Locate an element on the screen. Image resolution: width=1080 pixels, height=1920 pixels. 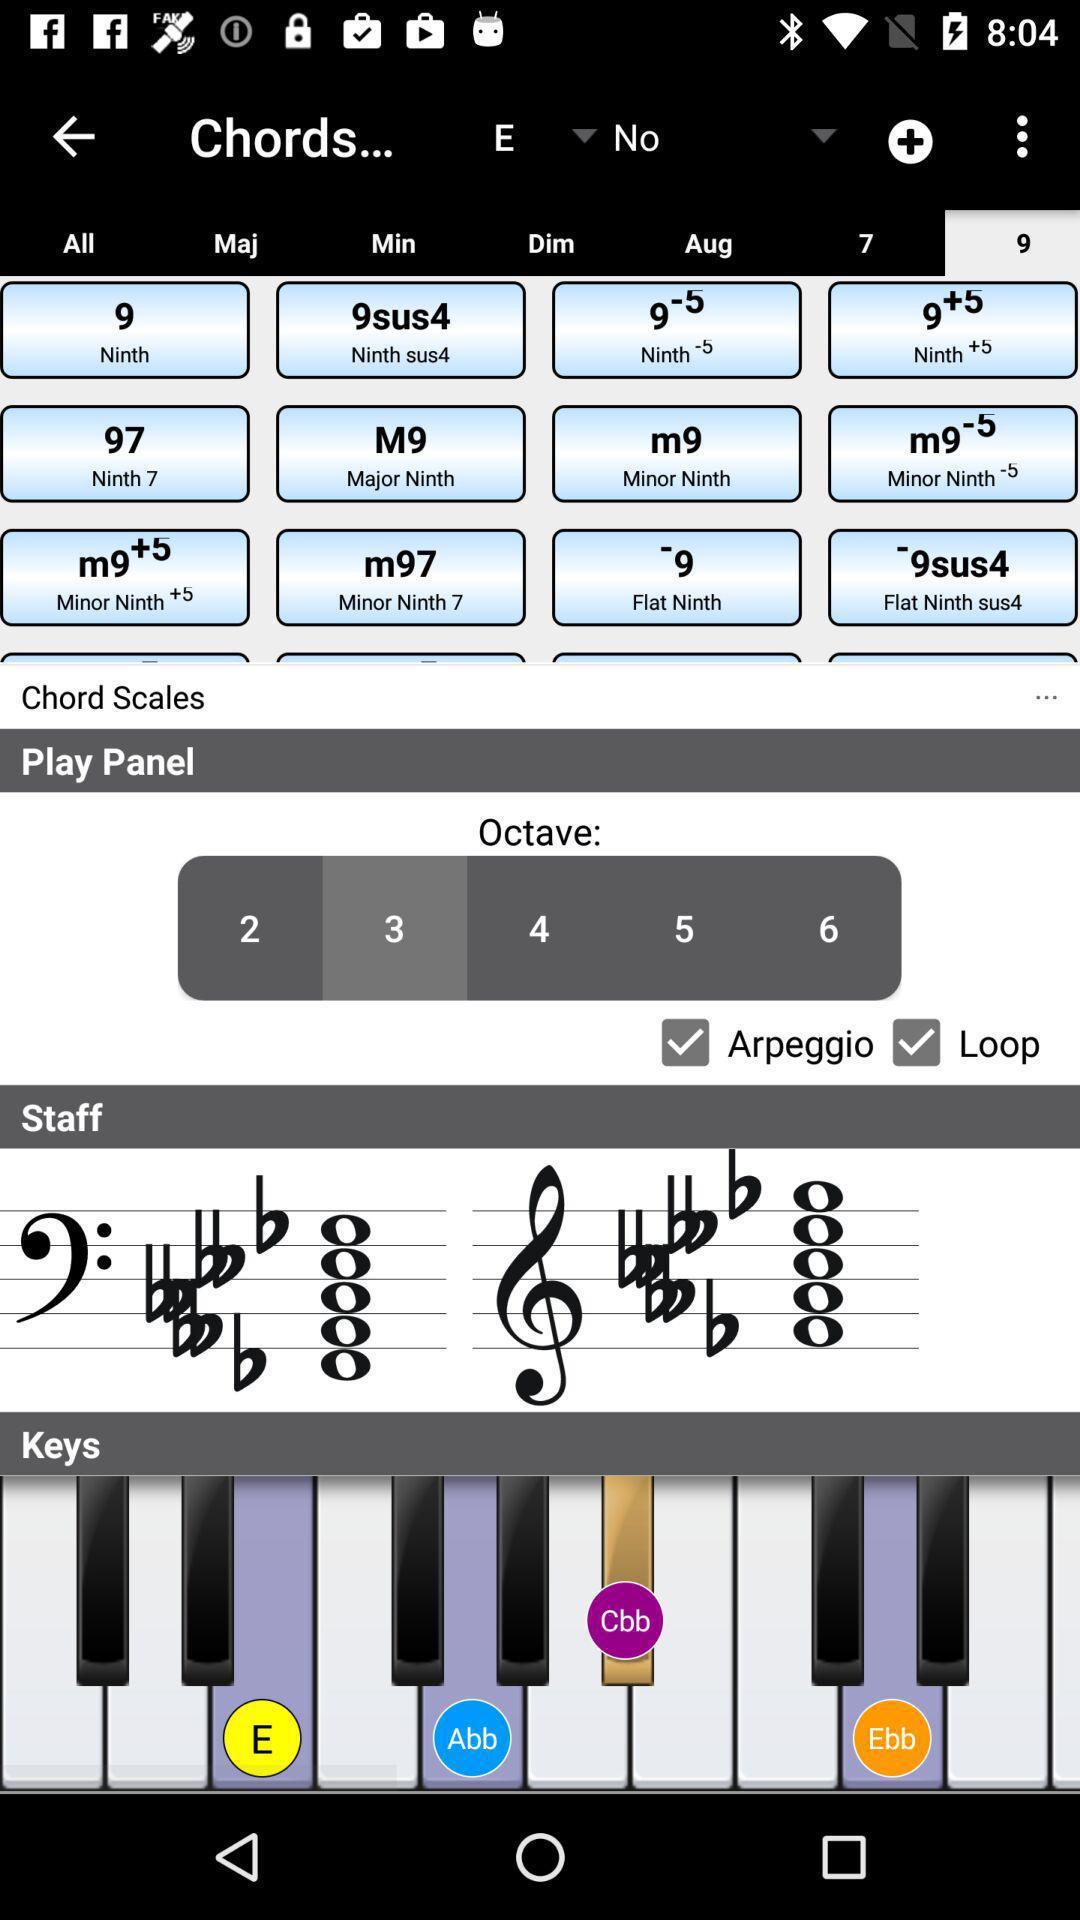
black piano key is located at coordinates (207, 1579).